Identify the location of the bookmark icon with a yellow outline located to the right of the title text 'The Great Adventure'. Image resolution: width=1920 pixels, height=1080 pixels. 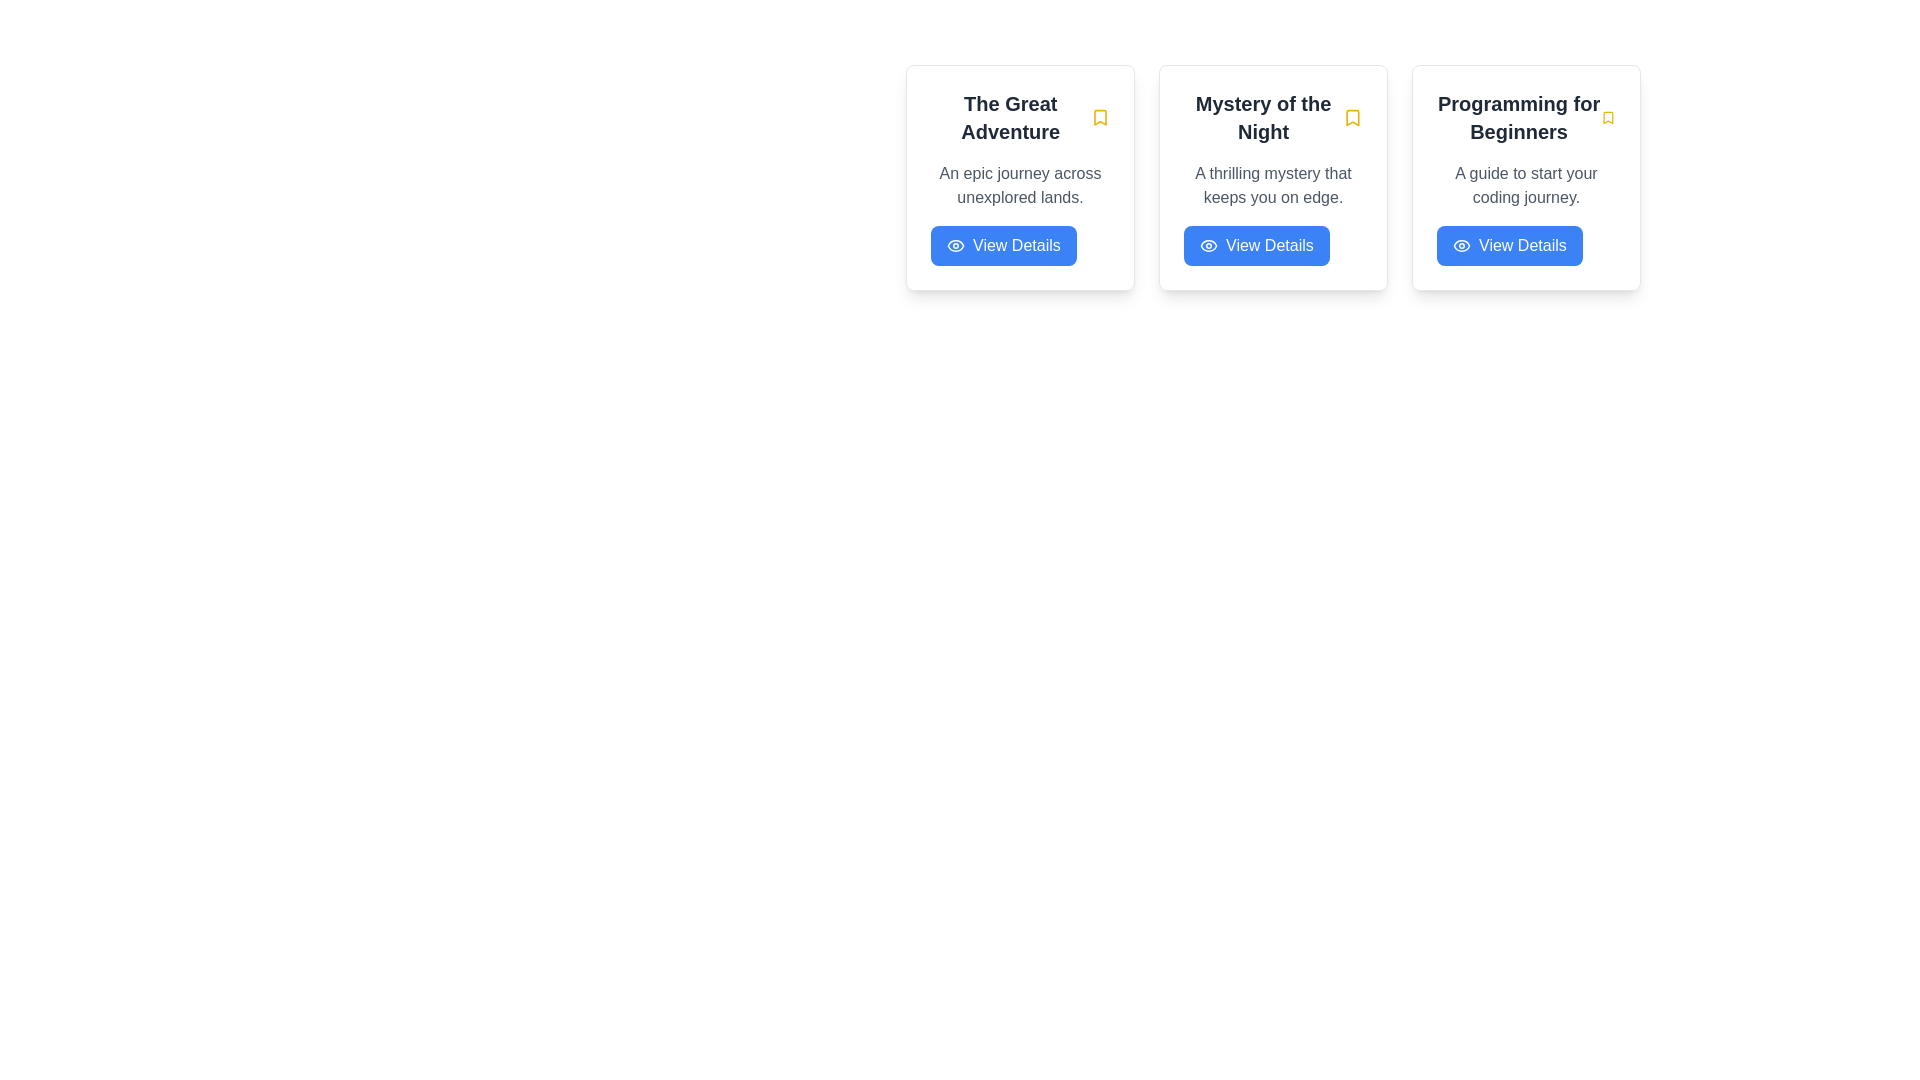
(1099, 118).